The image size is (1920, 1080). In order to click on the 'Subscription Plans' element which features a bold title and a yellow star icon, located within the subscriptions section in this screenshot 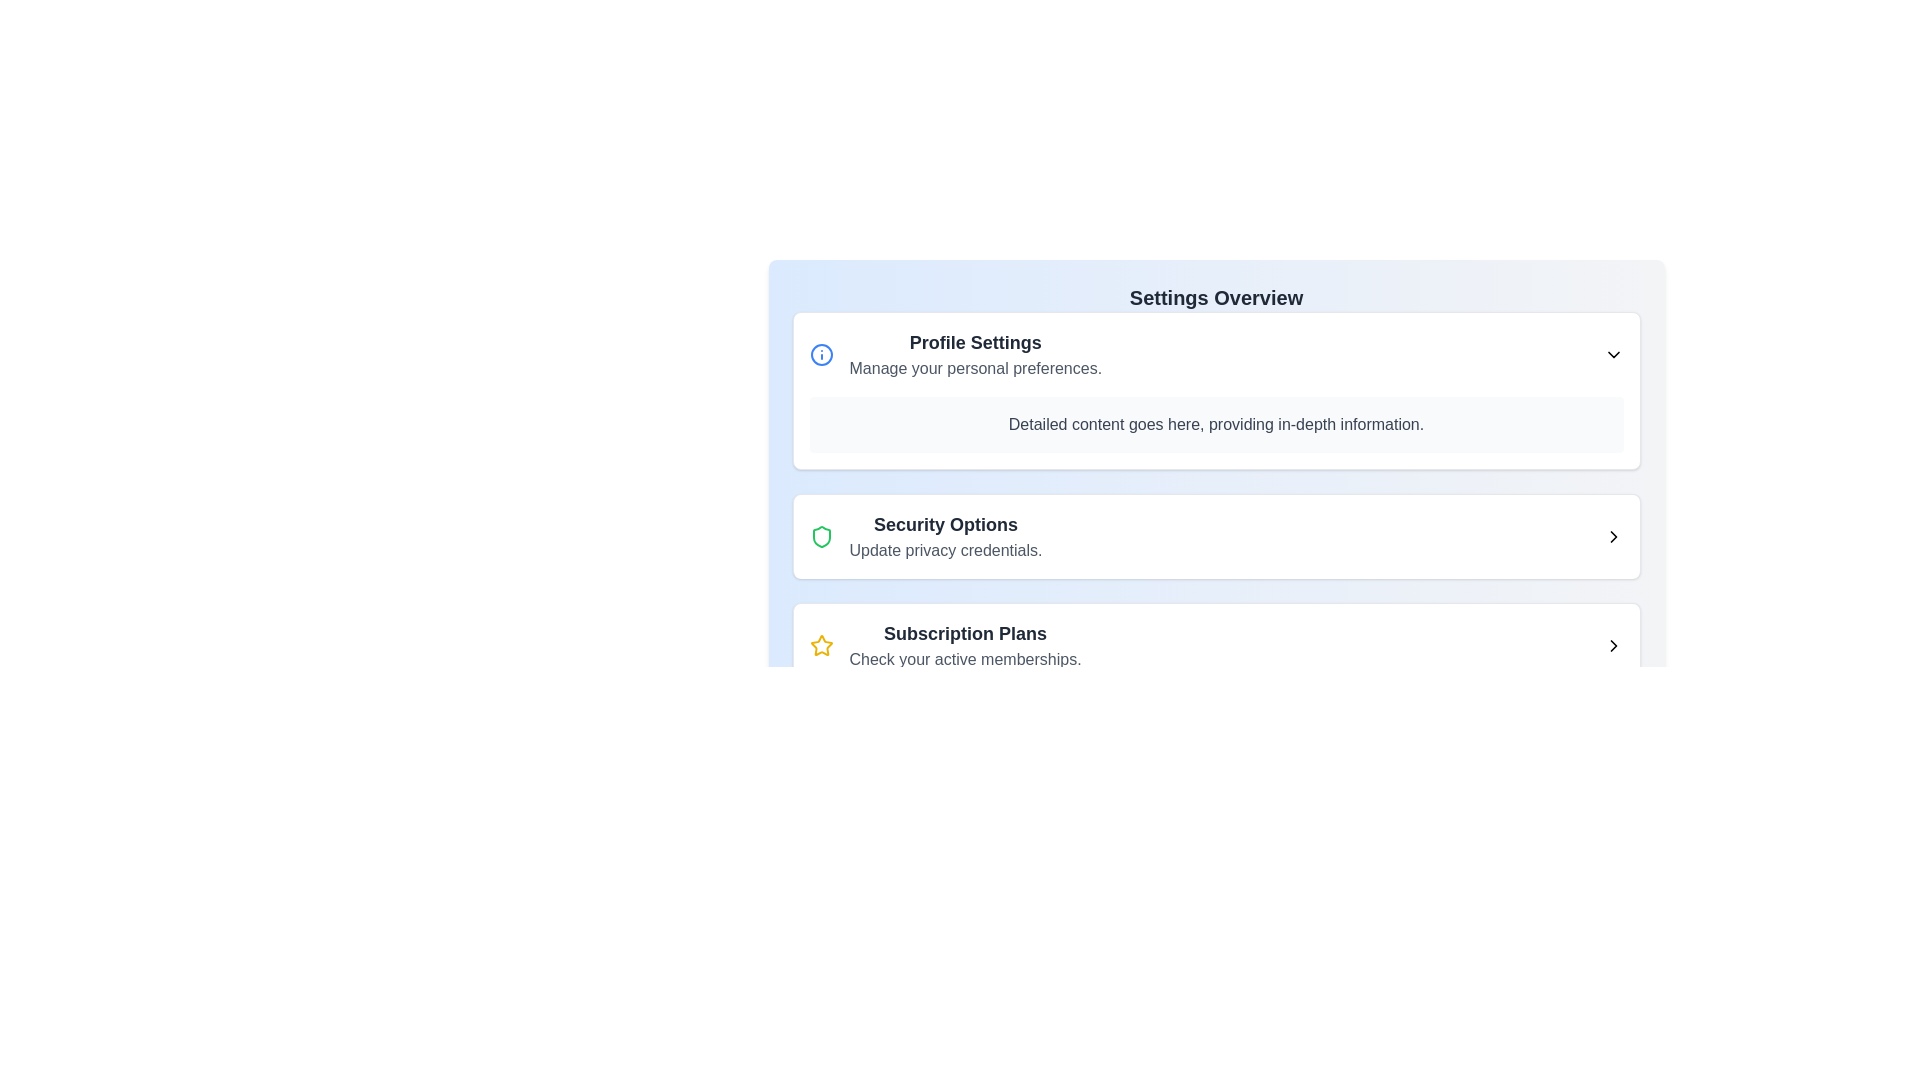, I will do `click(944, 645)`.